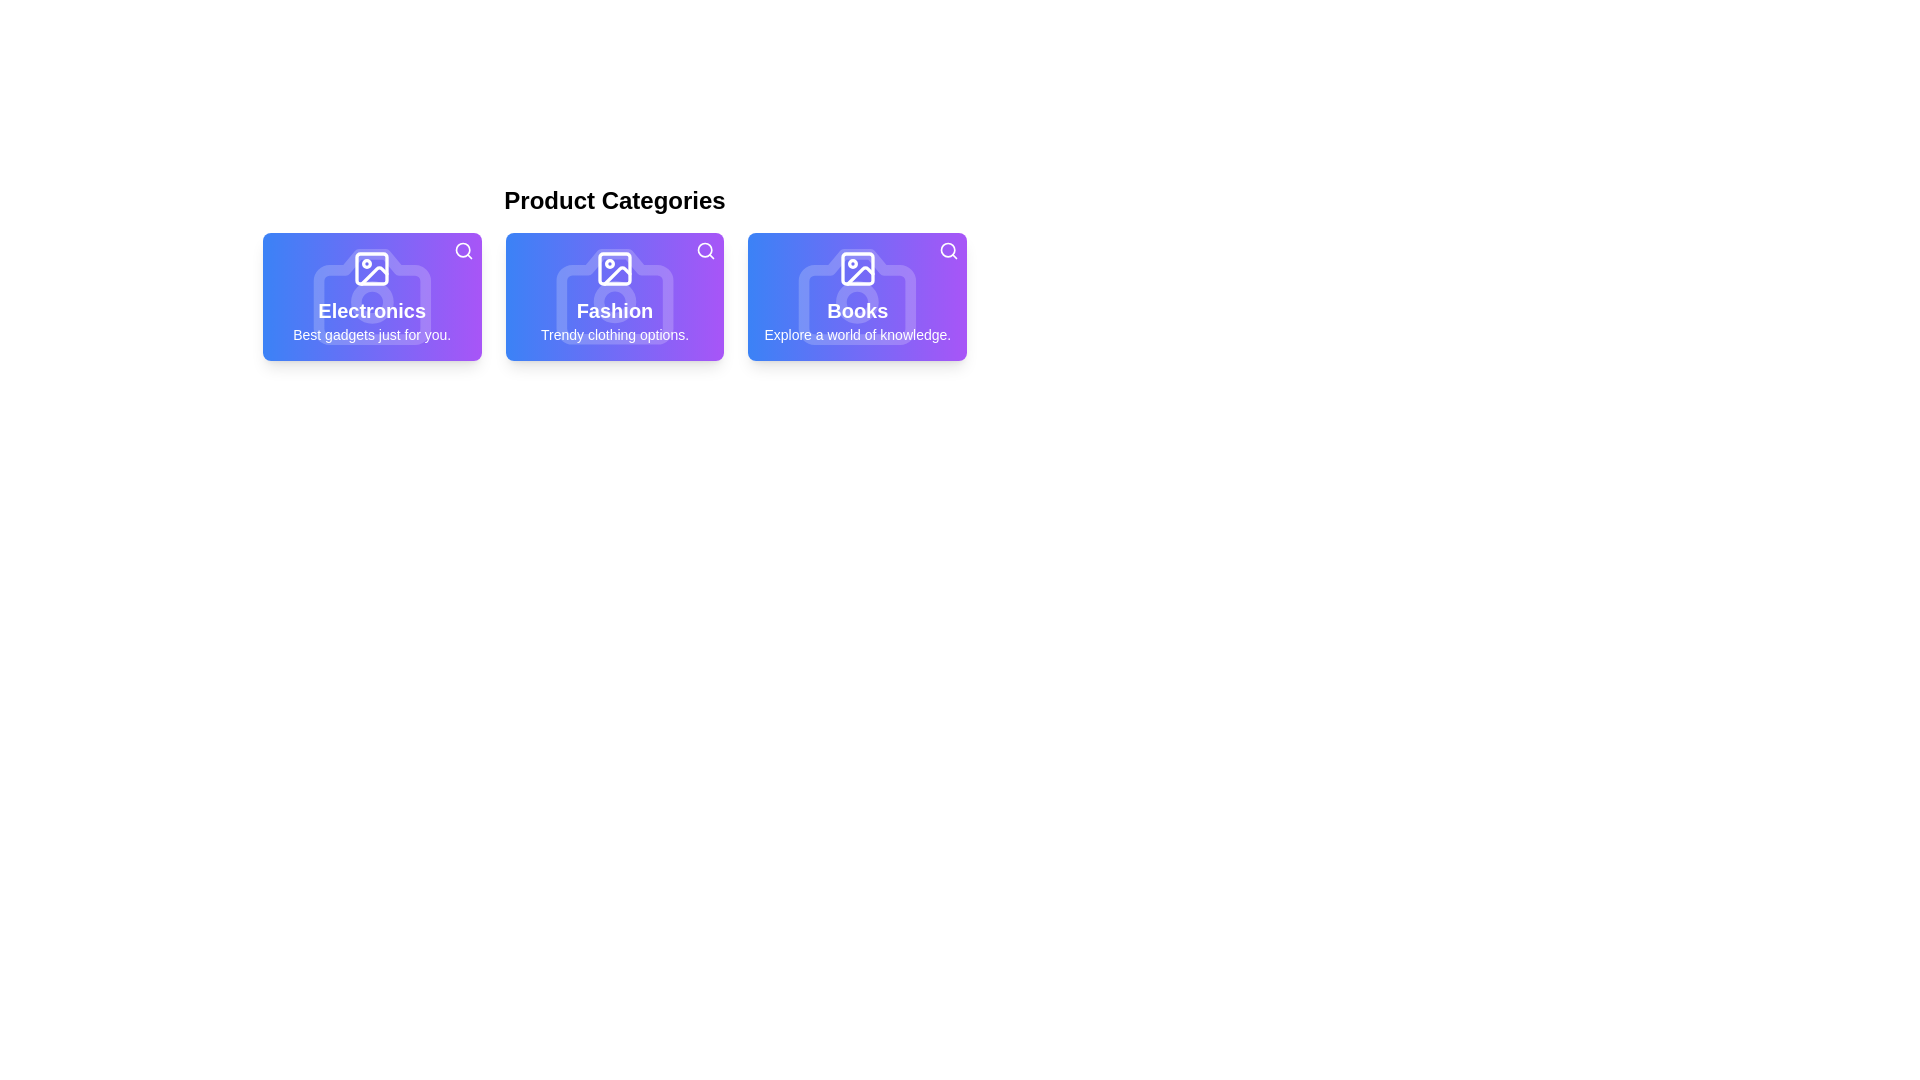 This screenshot has height=1080, width=1920. What do you see at coordinates (372, 297) in the screenshot?
I see `the 'Electronics' card-style UI element located in the leftmost column of the grid layout` at bounding box center [372, 297].